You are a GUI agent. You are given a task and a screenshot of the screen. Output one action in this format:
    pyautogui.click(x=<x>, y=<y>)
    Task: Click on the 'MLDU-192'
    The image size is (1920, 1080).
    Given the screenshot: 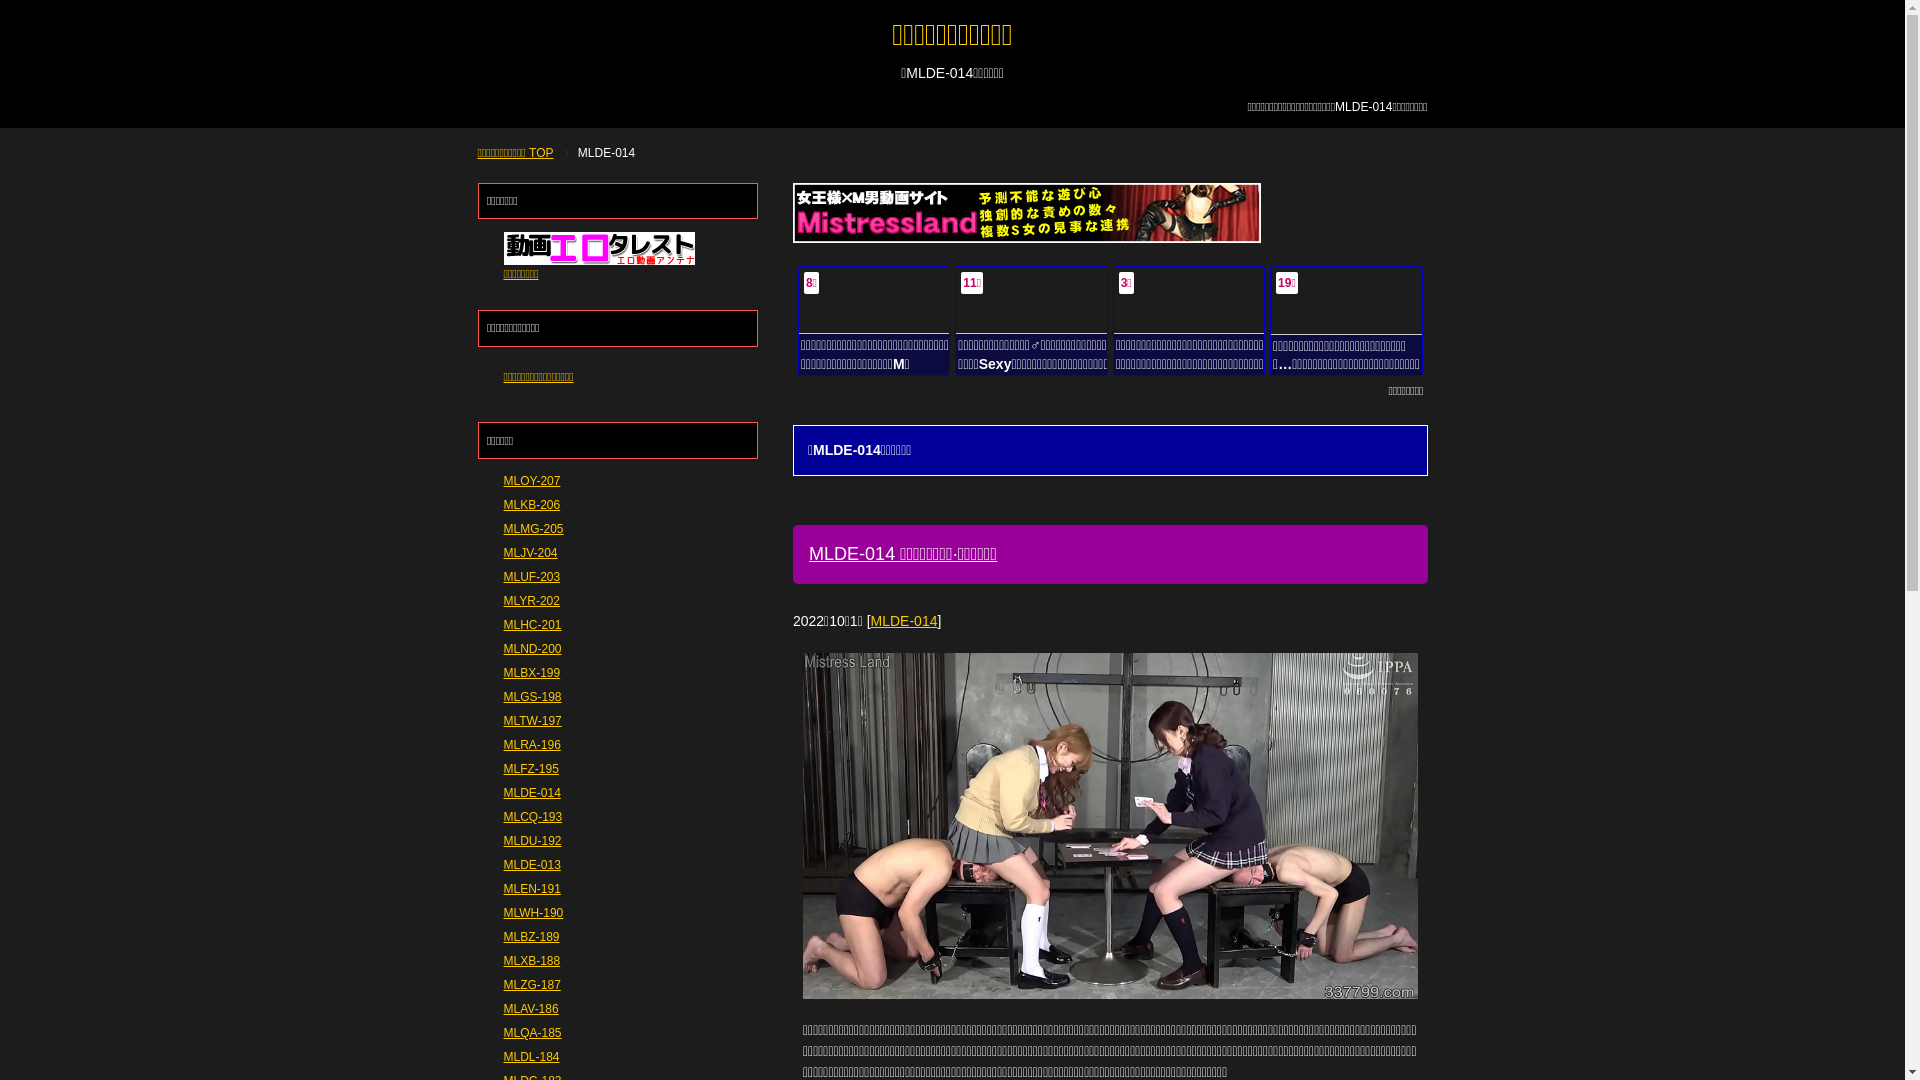 What is the action you would take?
    pyautogui.click(x=532, y=840)
    